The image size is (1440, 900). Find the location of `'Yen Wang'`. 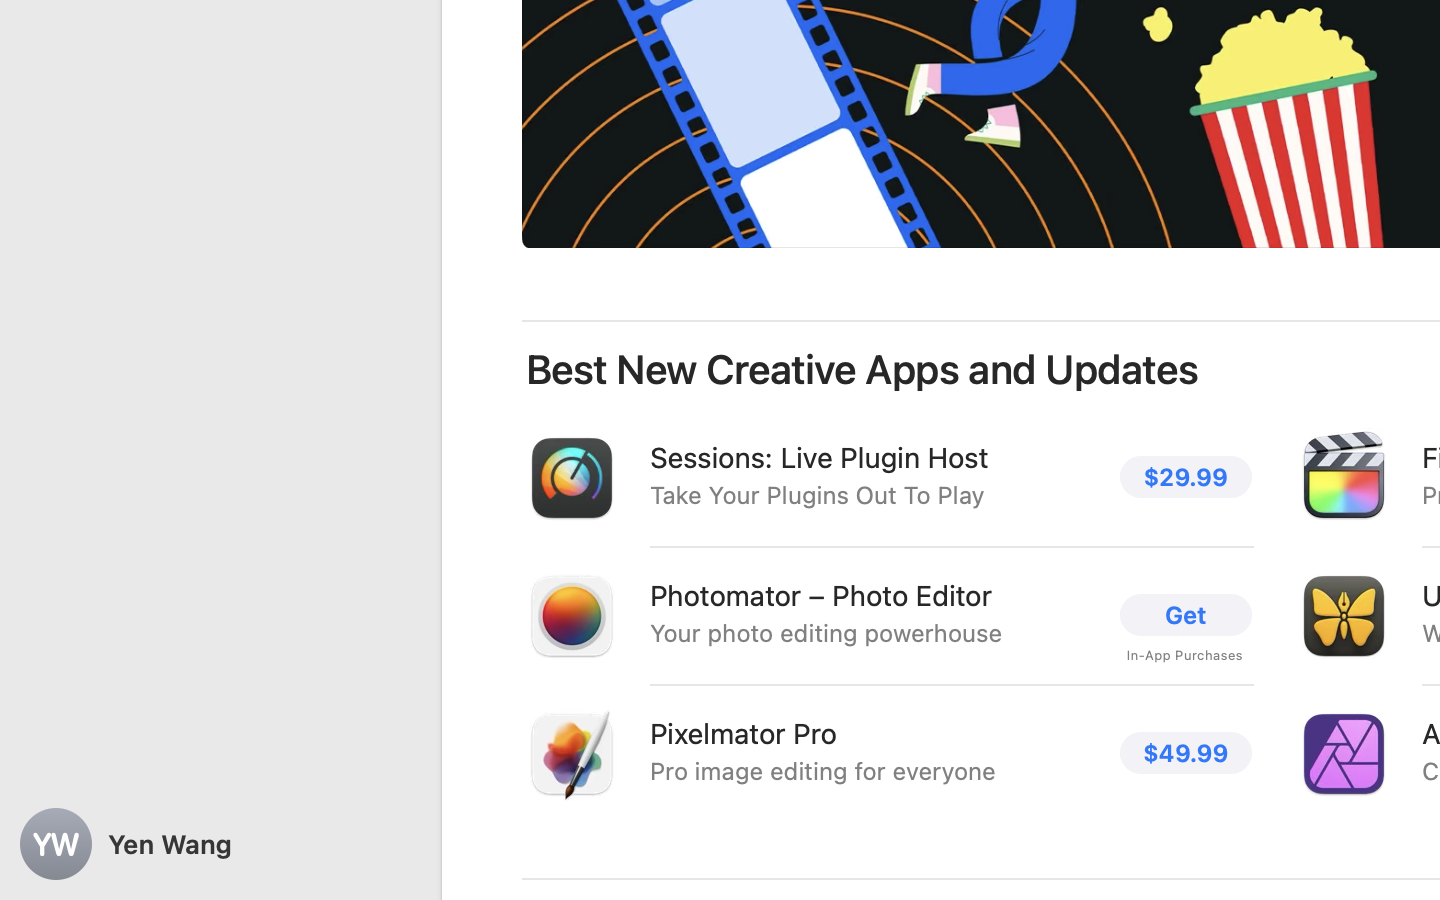

'Yen Wang' is located at coordinates (220, 844).